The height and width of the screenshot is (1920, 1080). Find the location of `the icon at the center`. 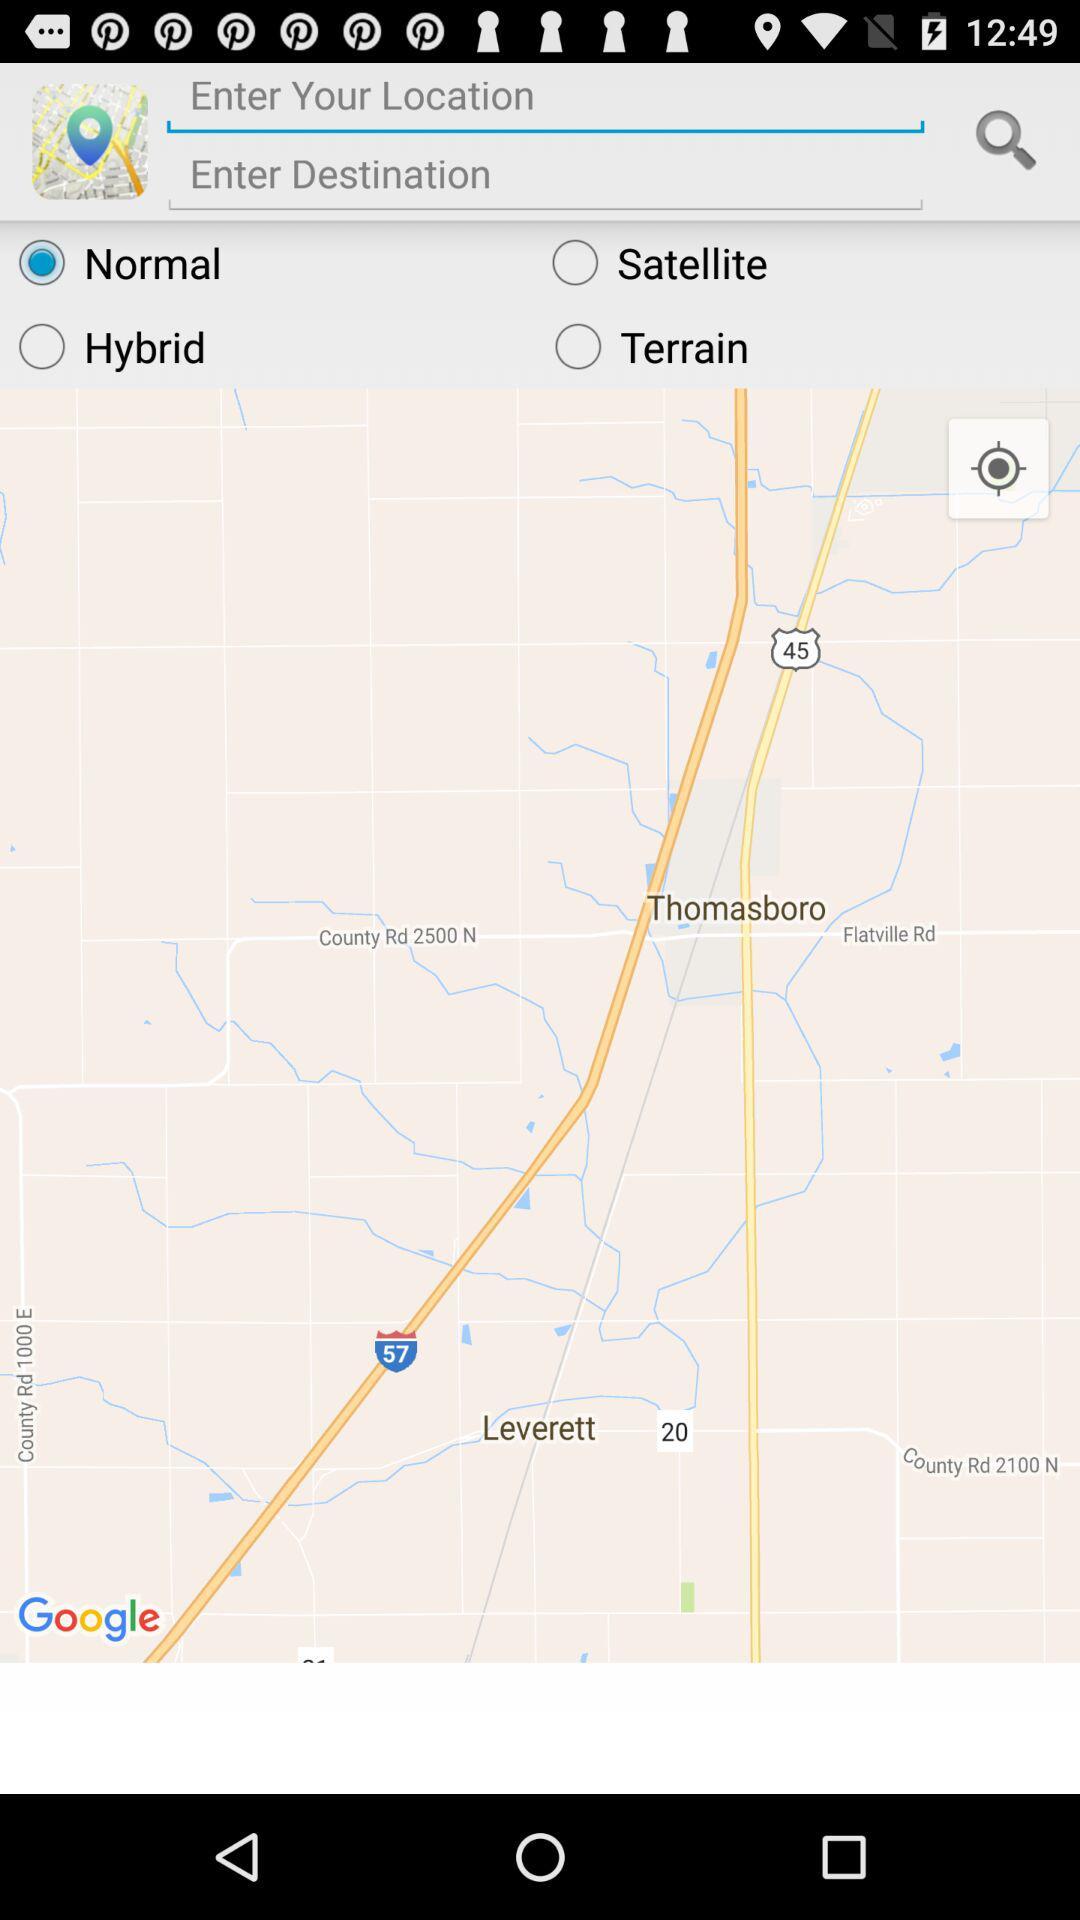

the icon at the center is located at coordinates (540, 1025).